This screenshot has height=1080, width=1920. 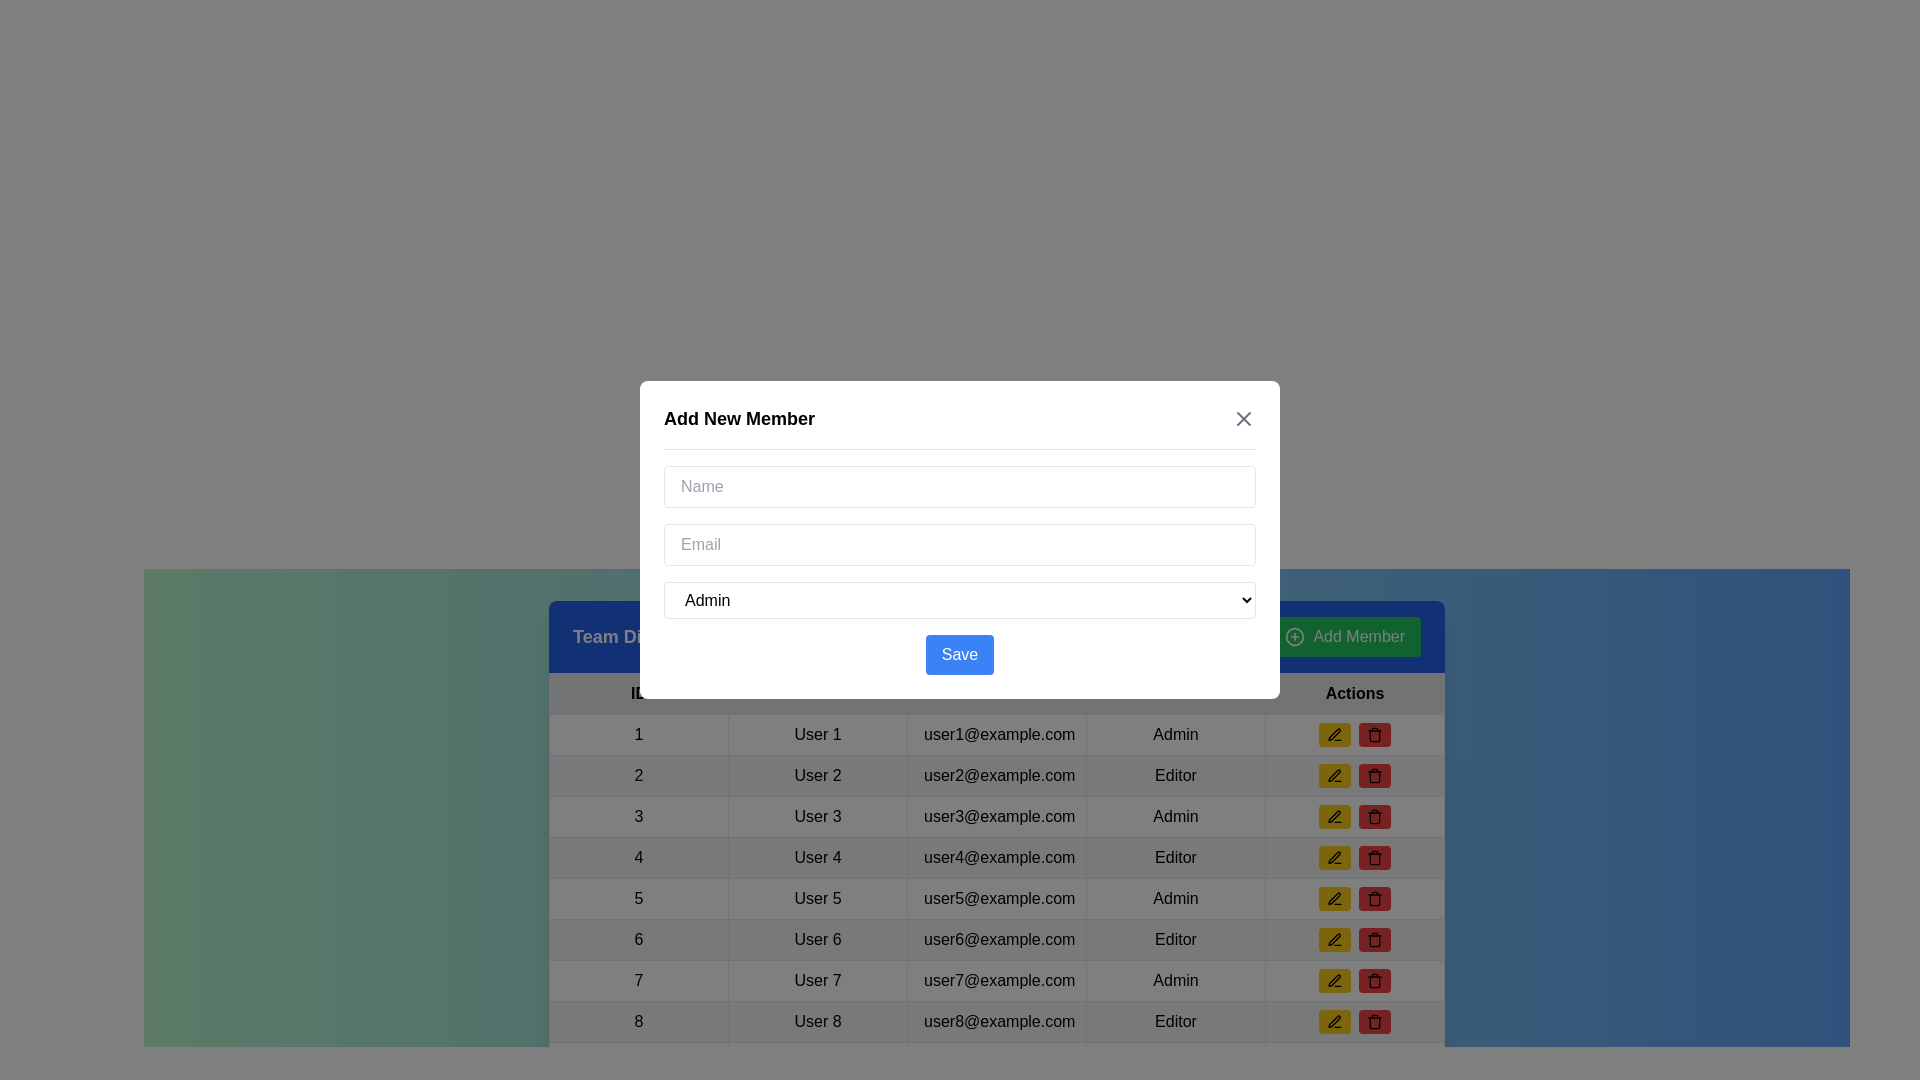 I want to click on the central lower body of the trash can icon, which is a rectangular area with rounded edges in the Actions column of the table, so click(x=1373, y=1022).